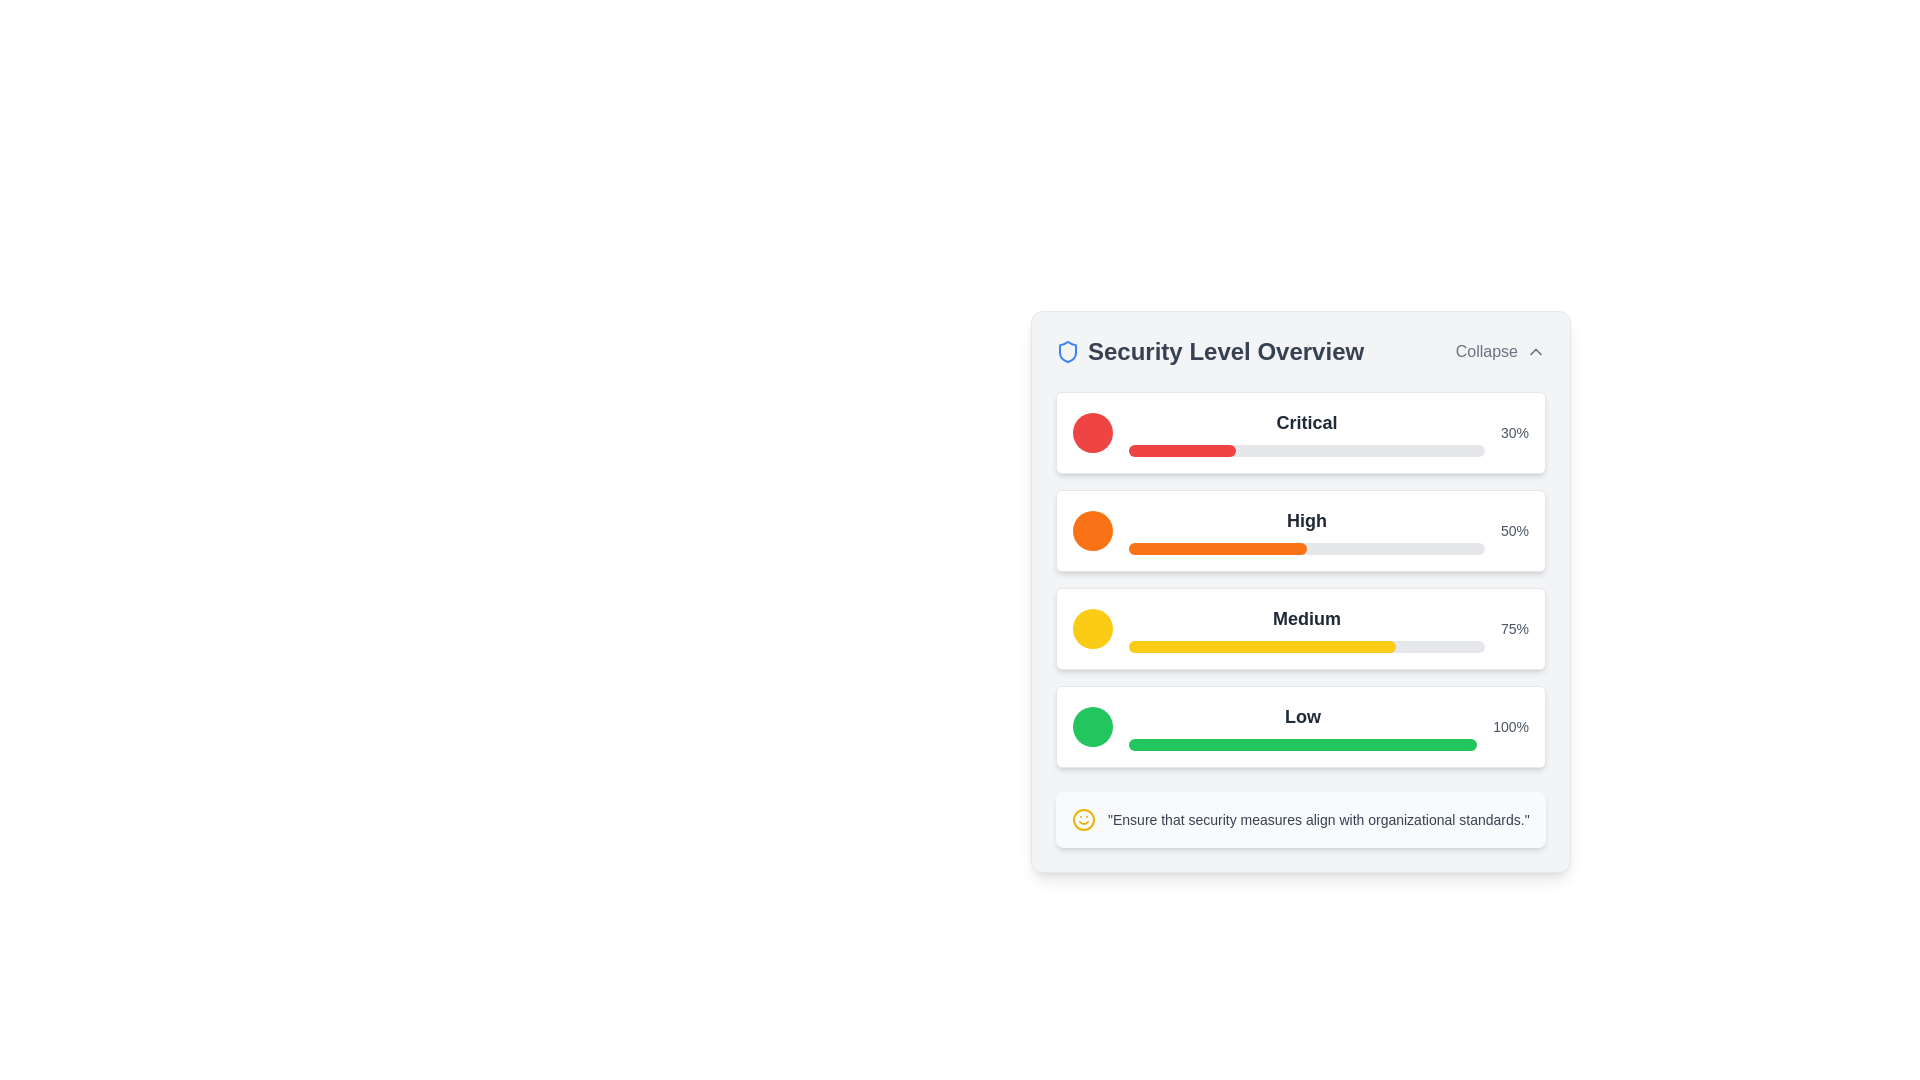 This screenshot has height=1080, width=1920. What do you see at coordinates (1083, 820) in the screenshot?
I see `the outer circular boundary of the smiley face icon, which is a yellow circle with a black border, preceding the text 'Ensure that security measures align with organizational standards.'` at bounding box center [1083, 820].